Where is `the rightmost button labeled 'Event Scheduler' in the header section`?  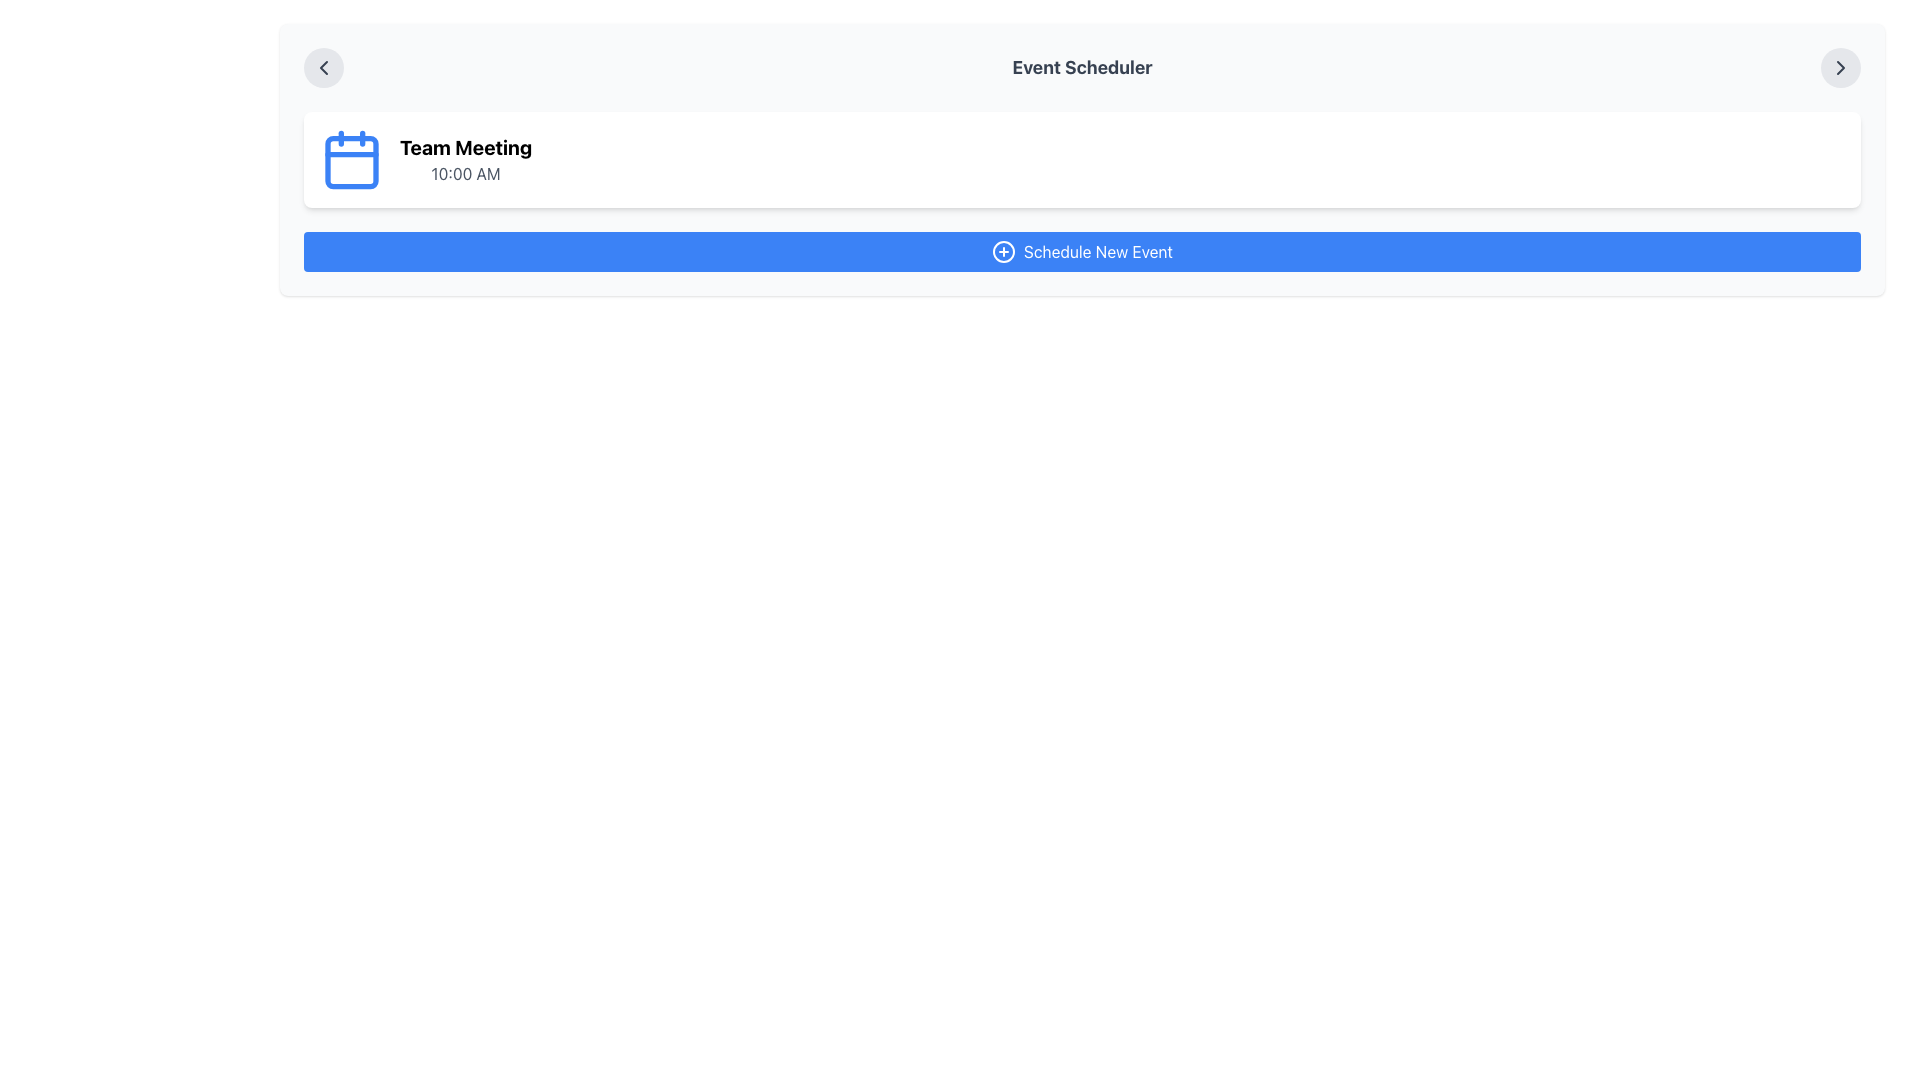
the rightmost button labeled 'Event Scheduler' in the header section is located at coordinates (1840, 67).